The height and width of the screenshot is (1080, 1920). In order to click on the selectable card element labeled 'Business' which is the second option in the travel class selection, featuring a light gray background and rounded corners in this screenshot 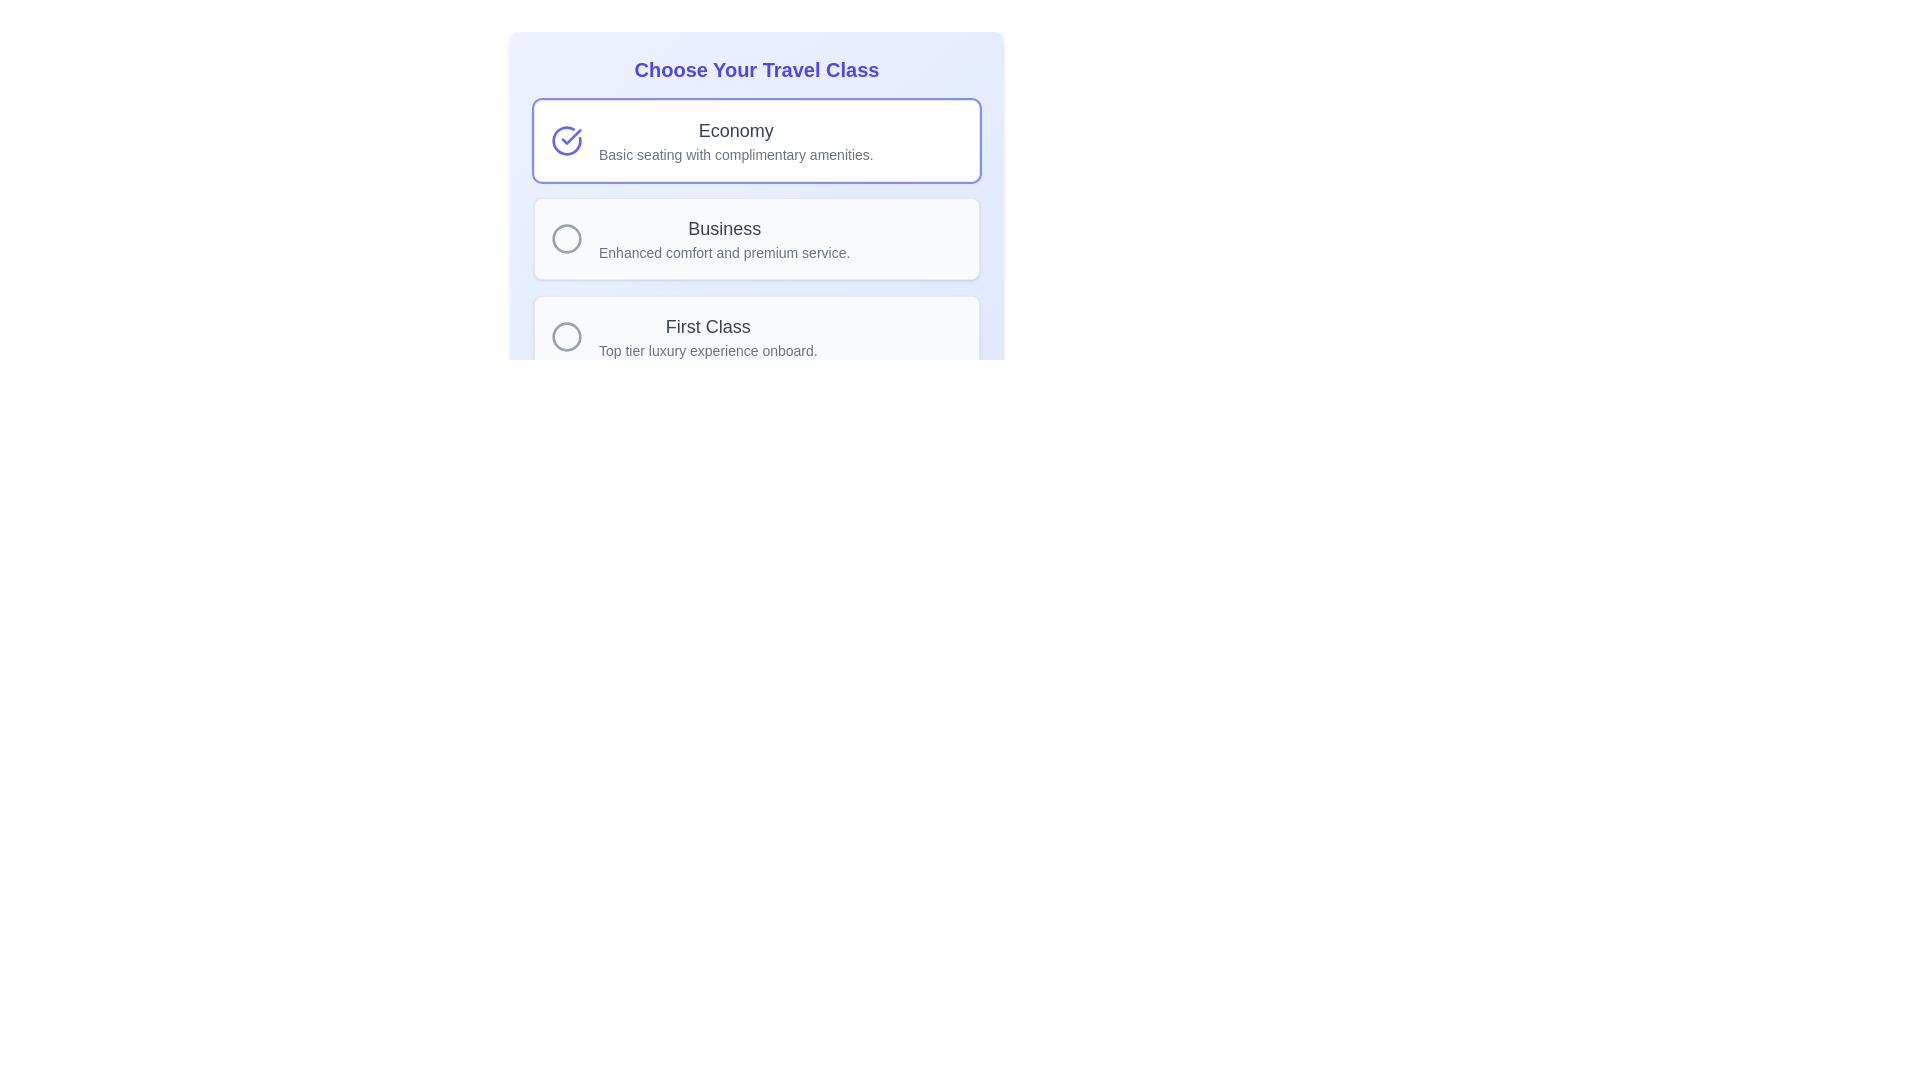, I will do `click(756, 238)`.